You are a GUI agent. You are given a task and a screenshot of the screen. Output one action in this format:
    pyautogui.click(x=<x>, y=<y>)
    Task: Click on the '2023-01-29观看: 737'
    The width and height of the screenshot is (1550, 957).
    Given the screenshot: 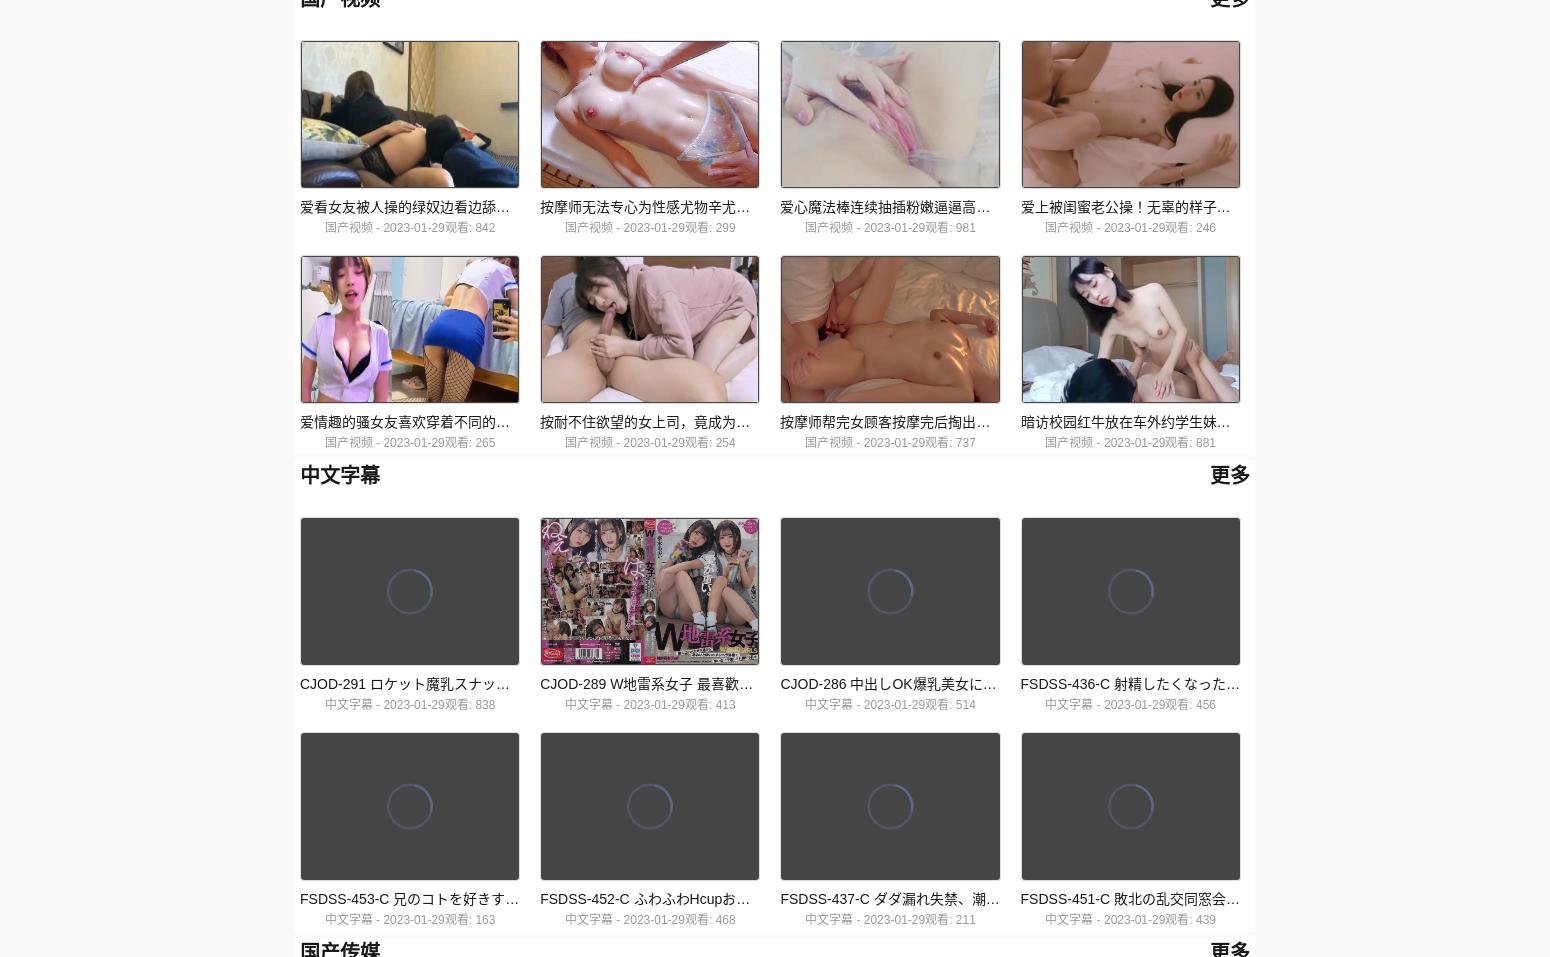 What is the action you would take?
    pyautogui.click(x=863, y=441)
    